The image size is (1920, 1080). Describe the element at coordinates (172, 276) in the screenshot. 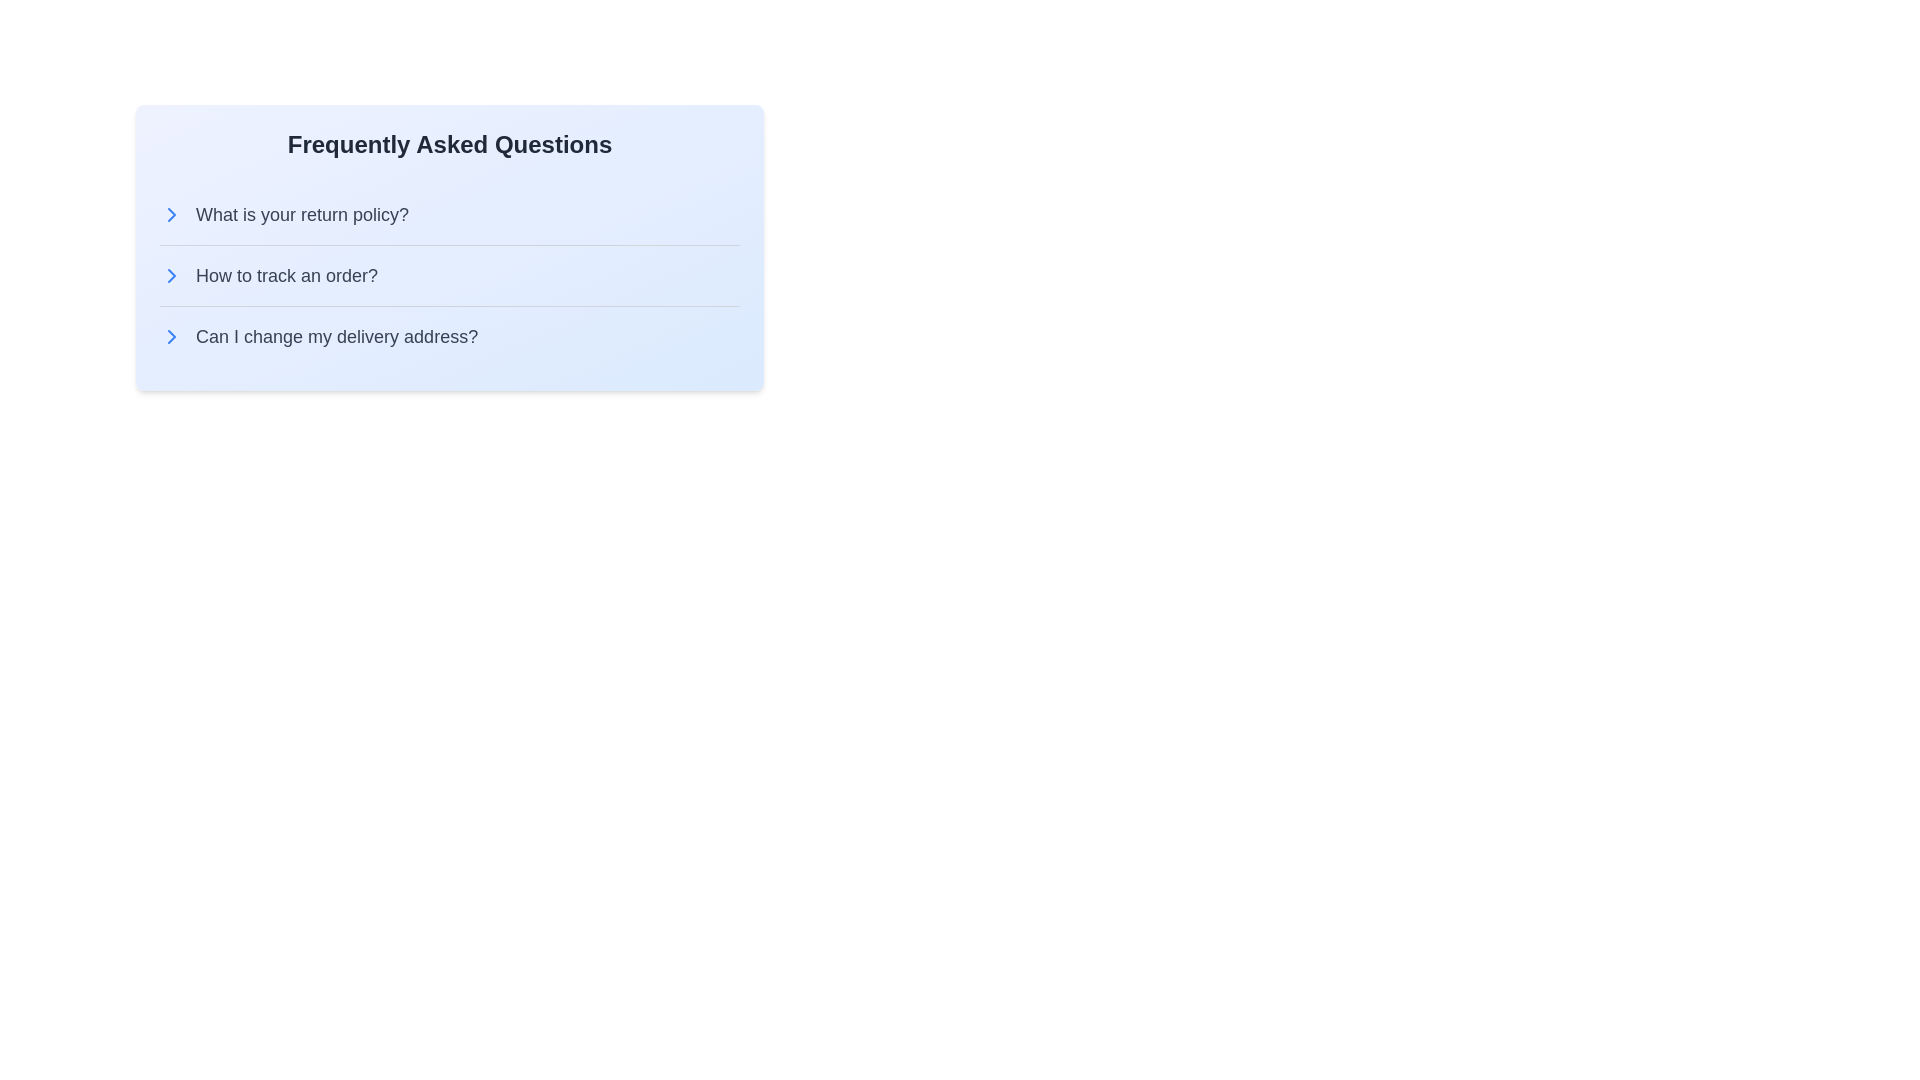

I see `the small rightward-pointing chevron icon located to the left of the text 'How to track an order?' in the Frequently Asked Questions section` at that location.